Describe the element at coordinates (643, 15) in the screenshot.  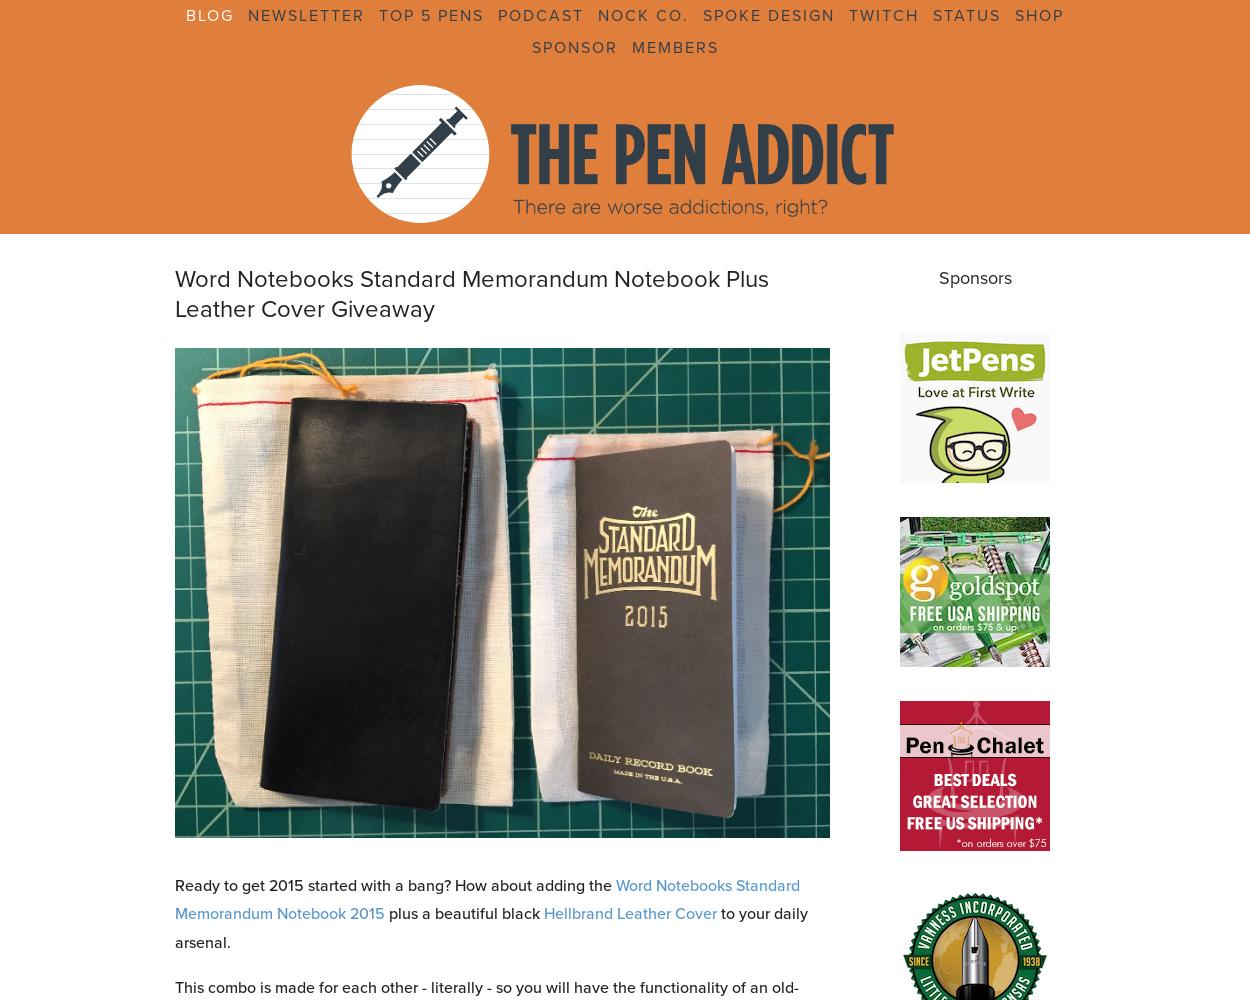
I see `'Nock Co.'` at that location.